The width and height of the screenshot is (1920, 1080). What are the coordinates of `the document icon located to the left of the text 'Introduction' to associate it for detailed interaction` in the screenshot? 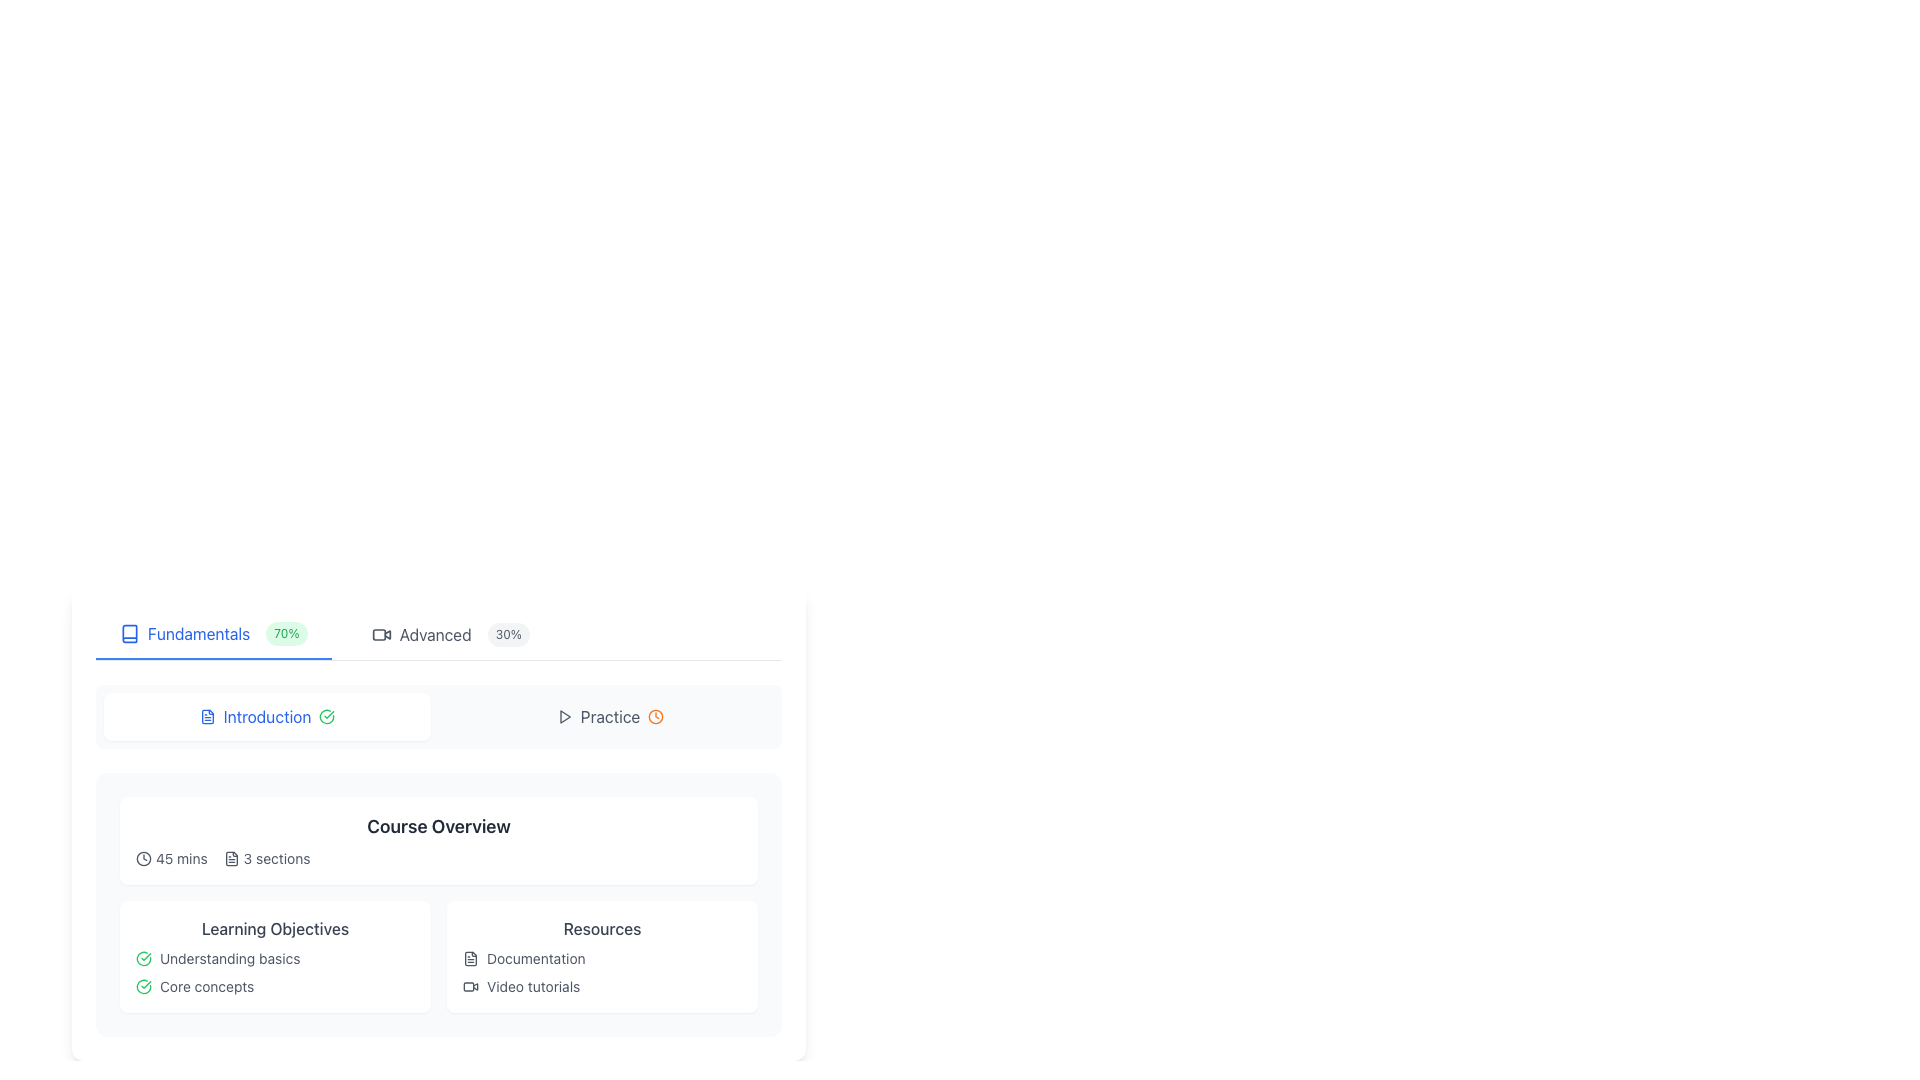 It's located at (207, 716).